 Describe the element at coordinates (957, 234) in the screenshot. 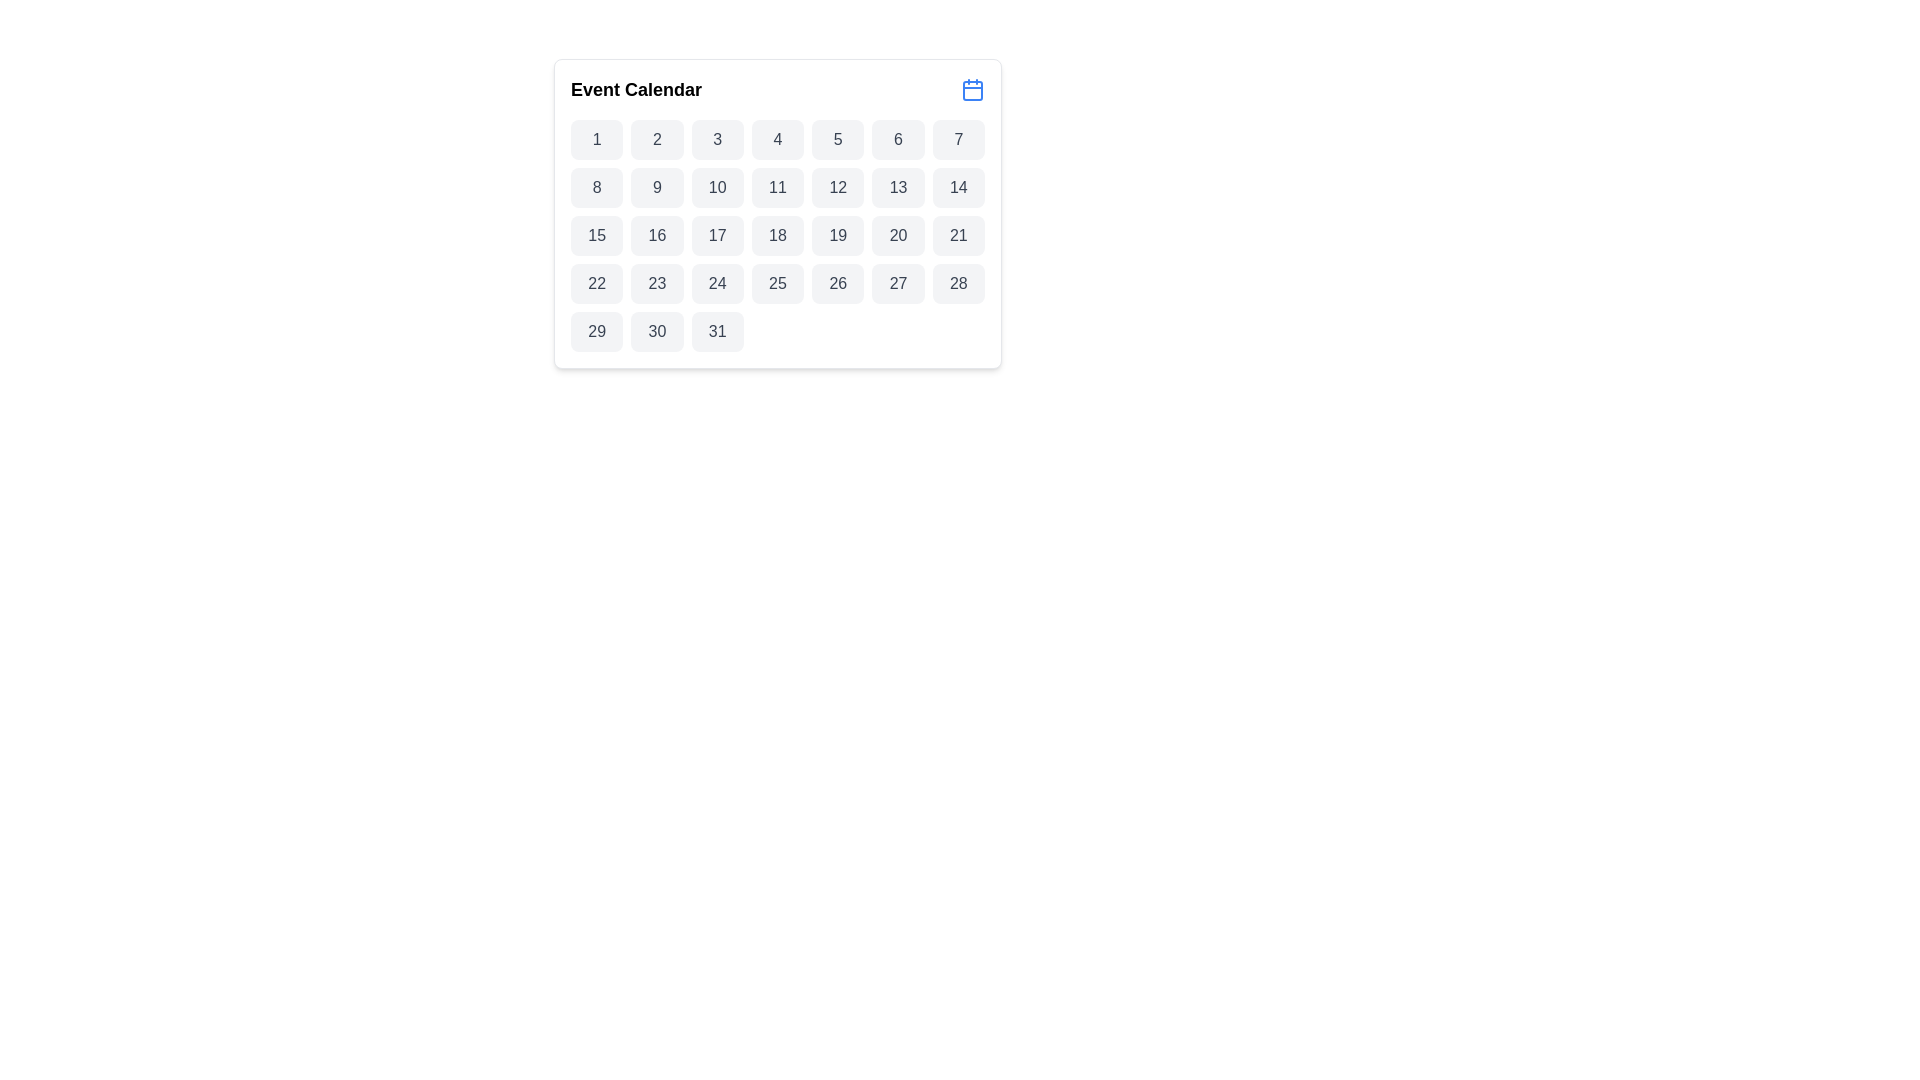

I see `the 21st day button in the calendar` at that location.